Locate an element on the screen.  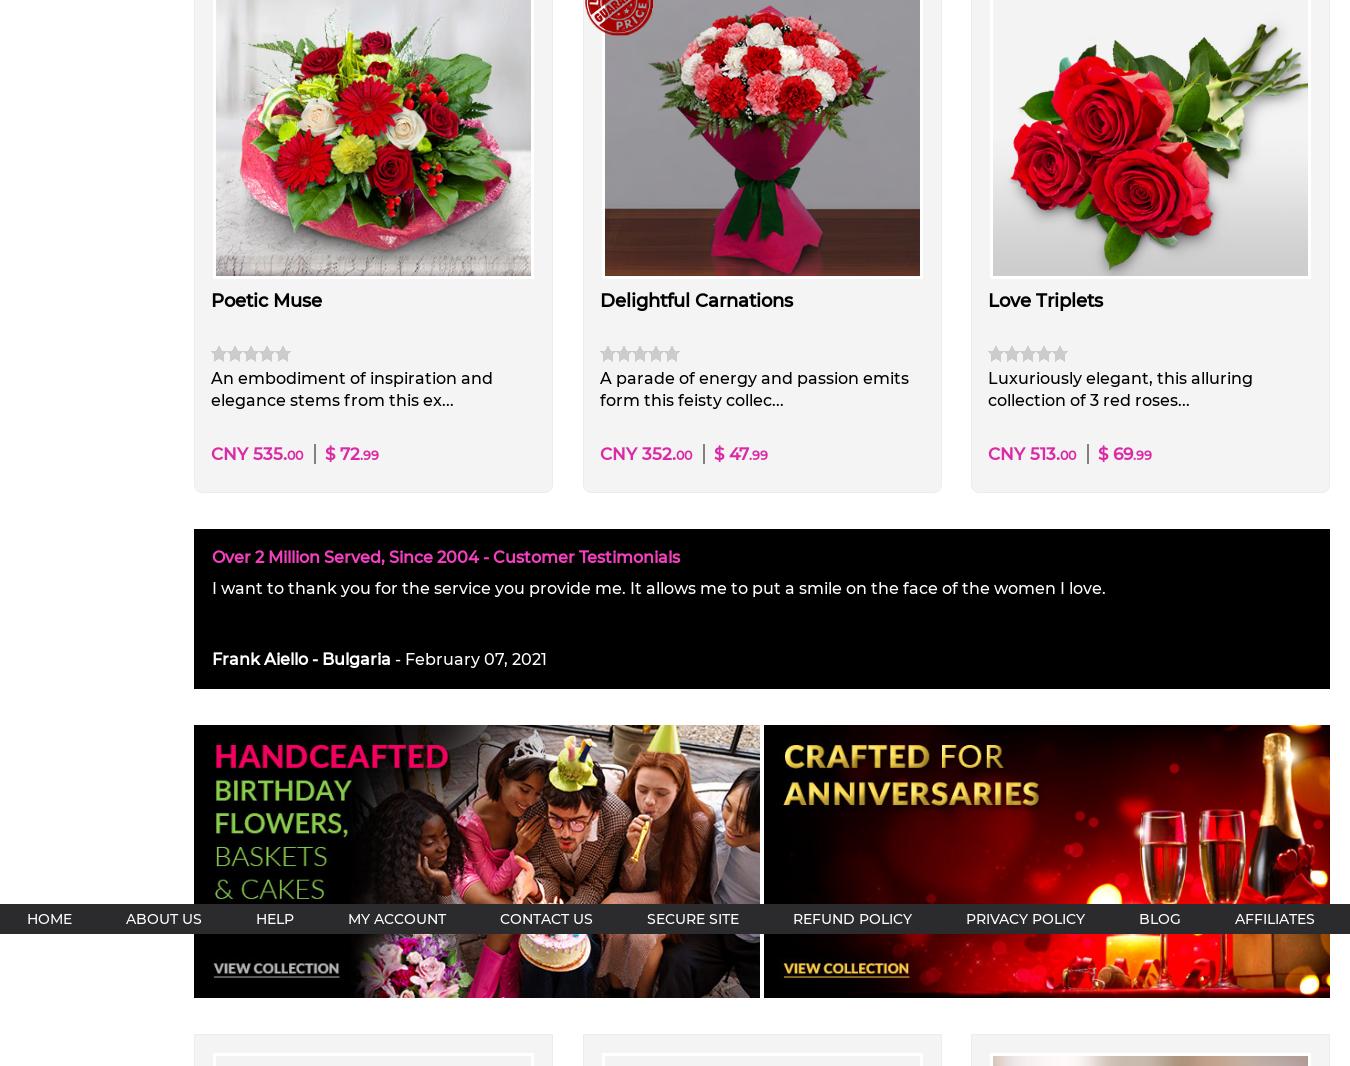
'An embodiment of inspiration and elegance stems from this ex...' is located at coordinates (351, 388).